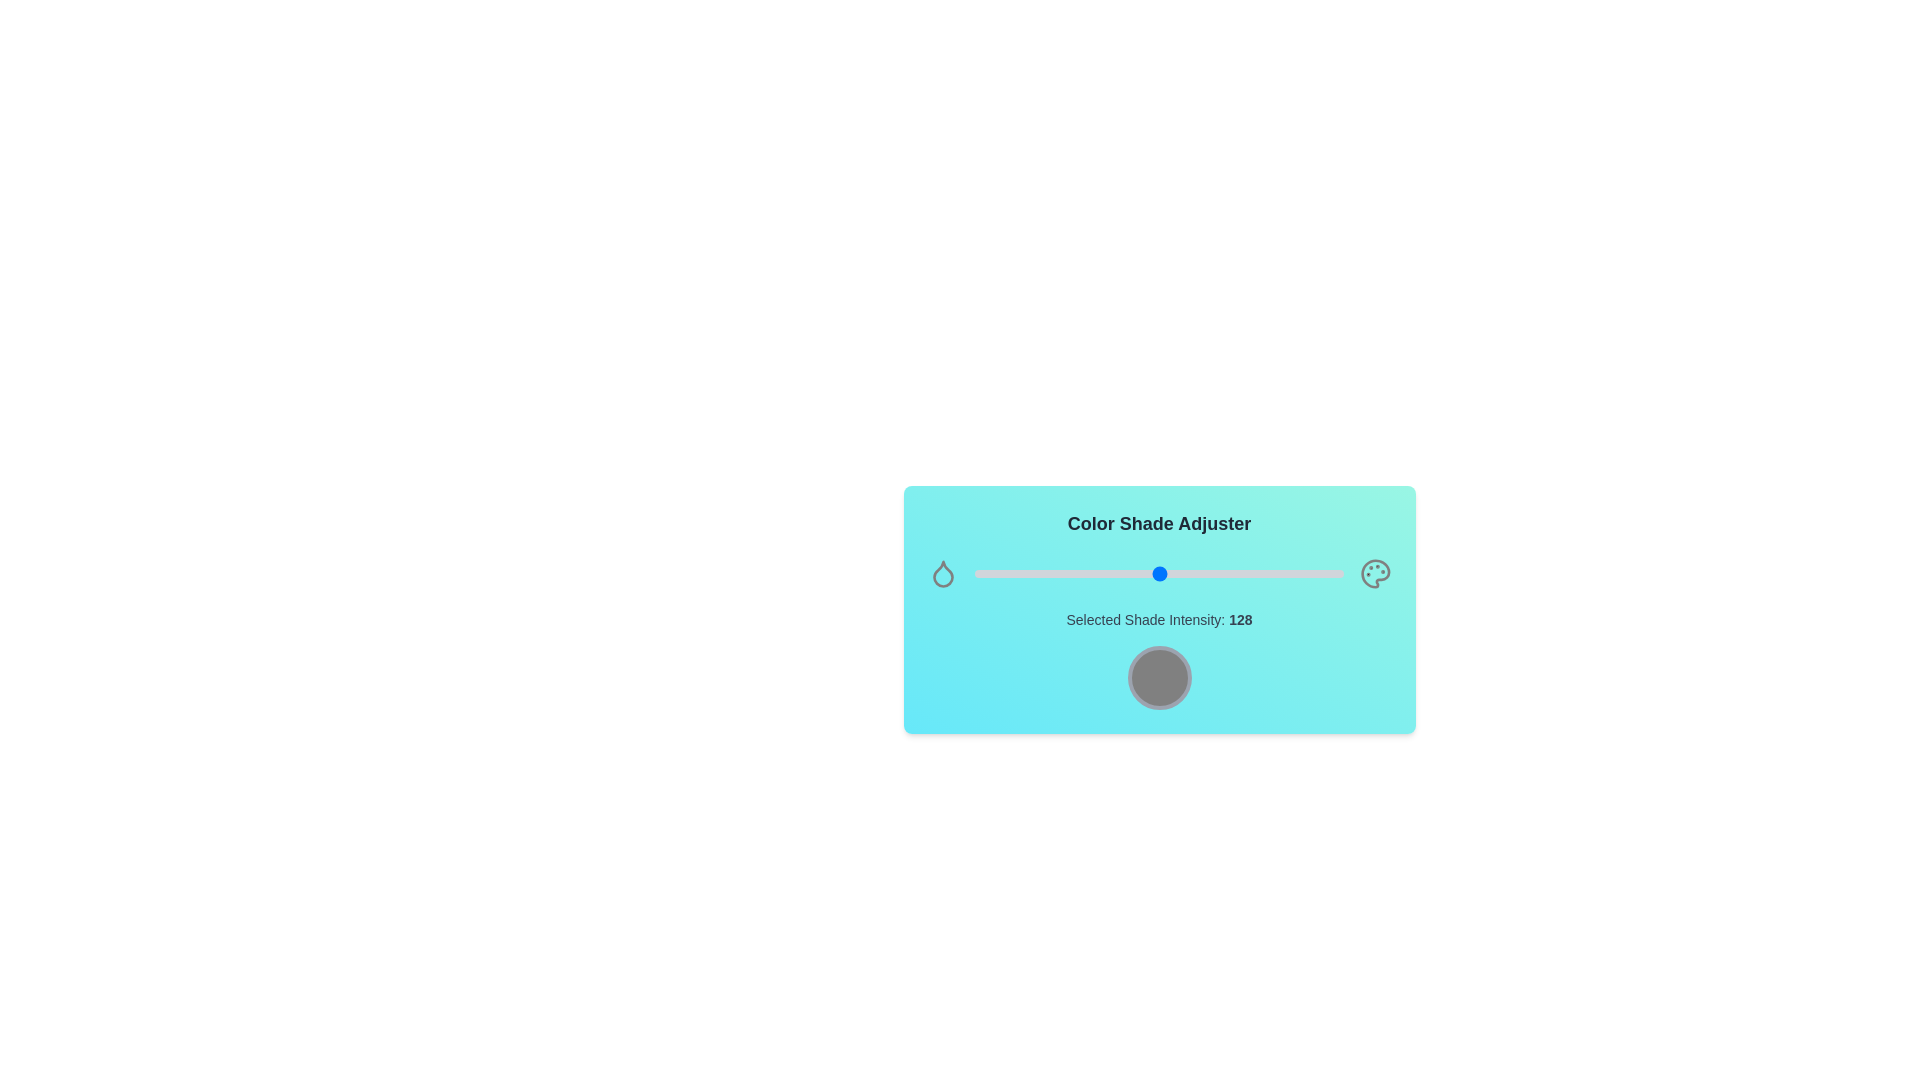  Describe the element at coordinates (1042, 574) in the screenshot. I see `the shade intensity to 47 using the slider` at that location.